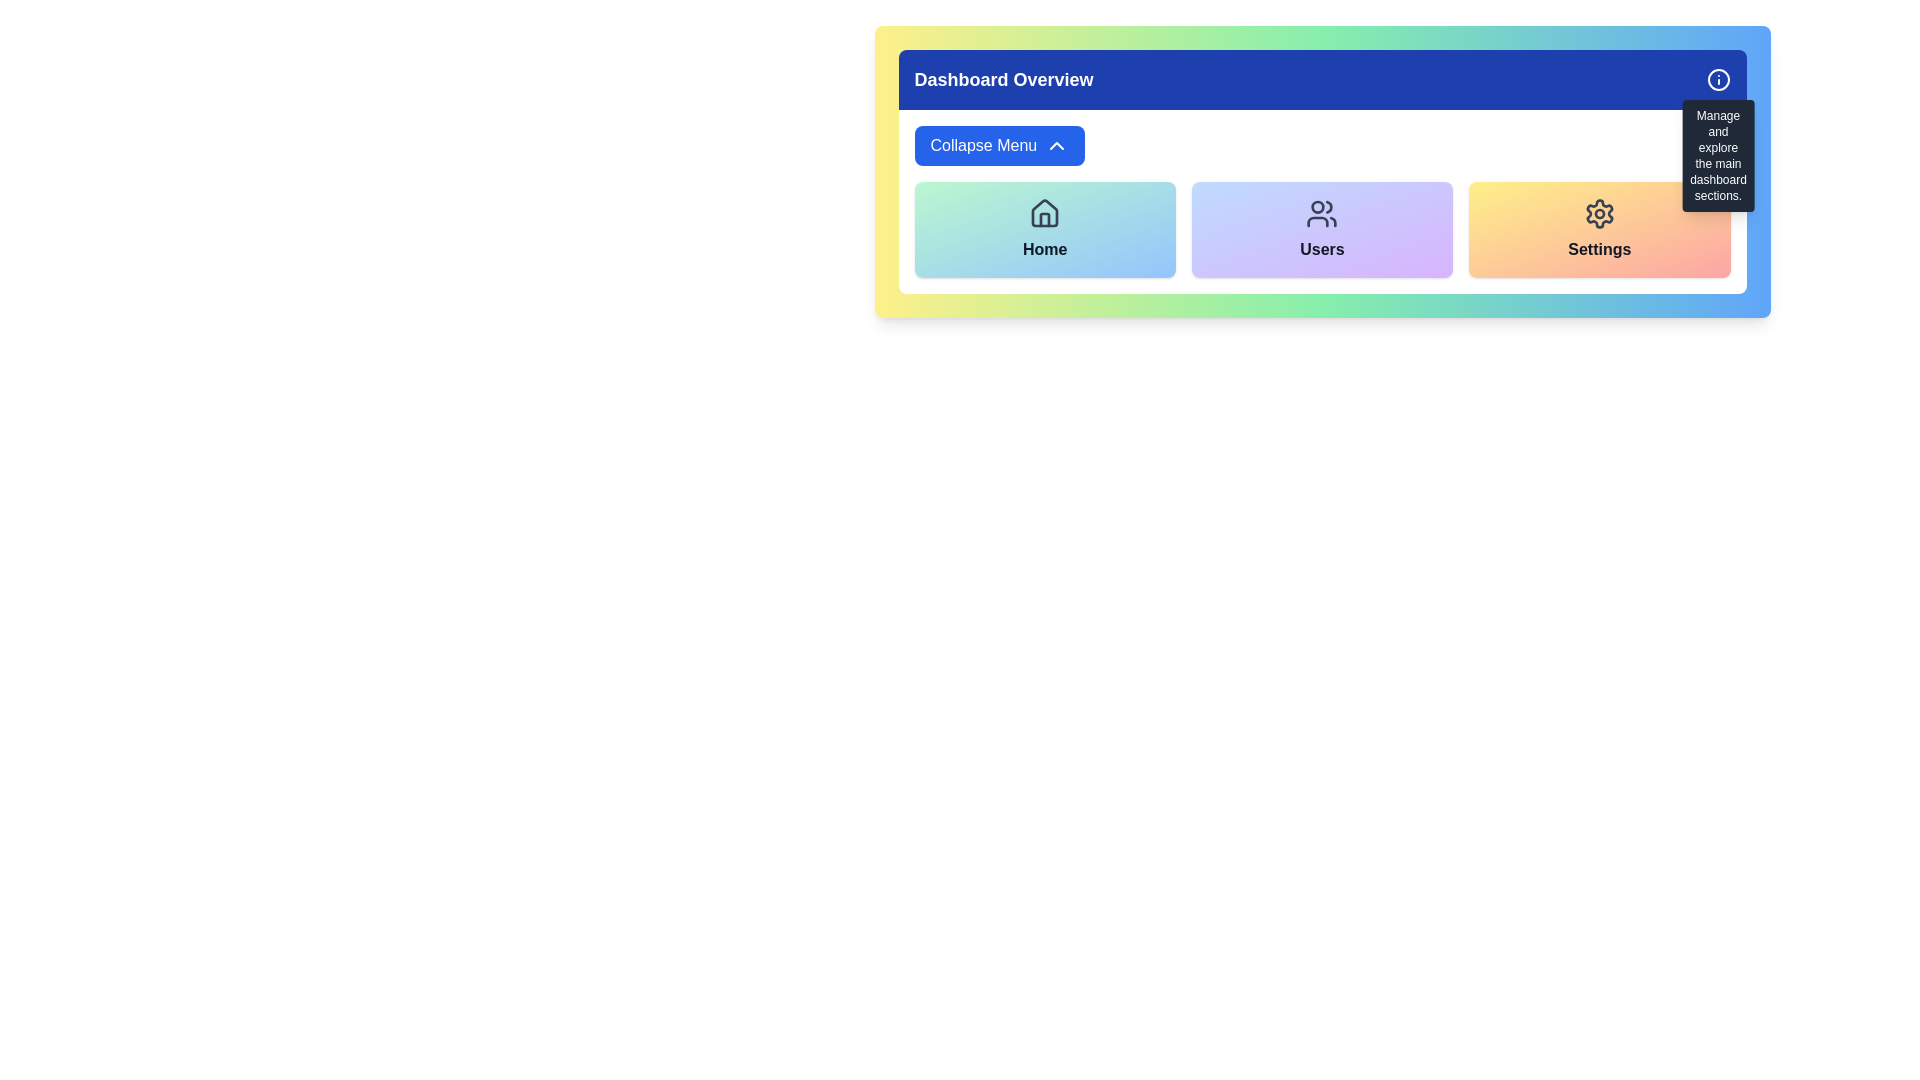 This screenshot has height=1080, width=1920. Describe the element at coordinates (1717, 154) in the screenshot. I see `the tooltip with dark gray background and white text that reads 'Manage and explore the main dashboard sections.'` at that location.